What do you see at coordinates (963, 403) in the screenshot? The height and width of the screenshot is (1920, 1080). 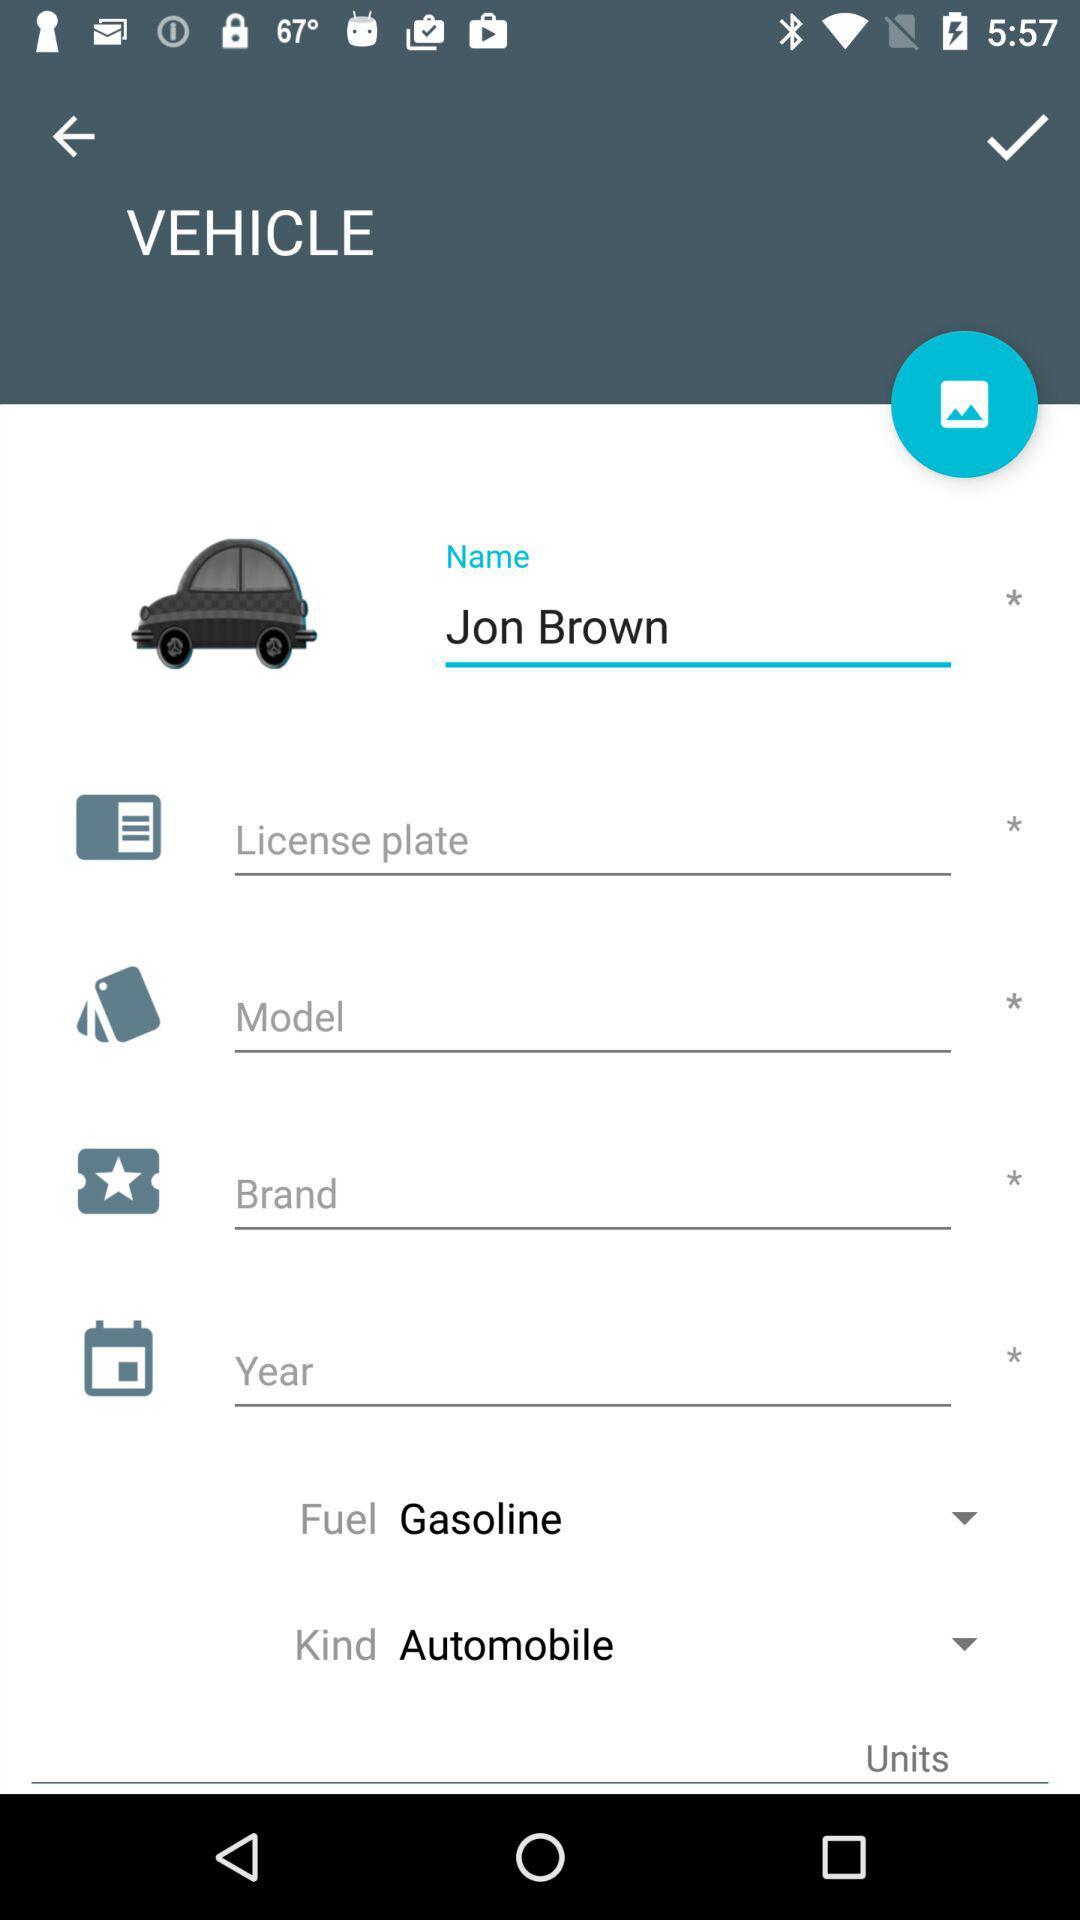 I see `the wallpaper icon` at bounding box center [963, 403].